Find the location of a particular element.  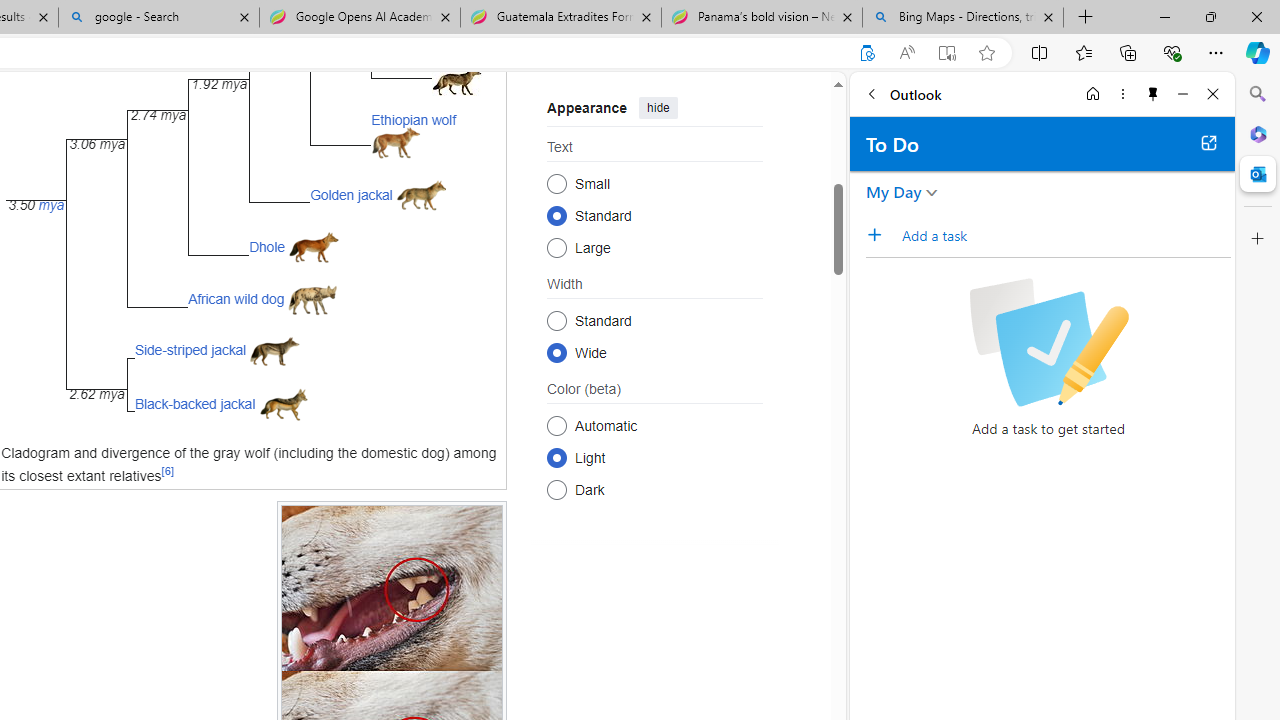

'Dhole' is located at coordinates (266, 245).